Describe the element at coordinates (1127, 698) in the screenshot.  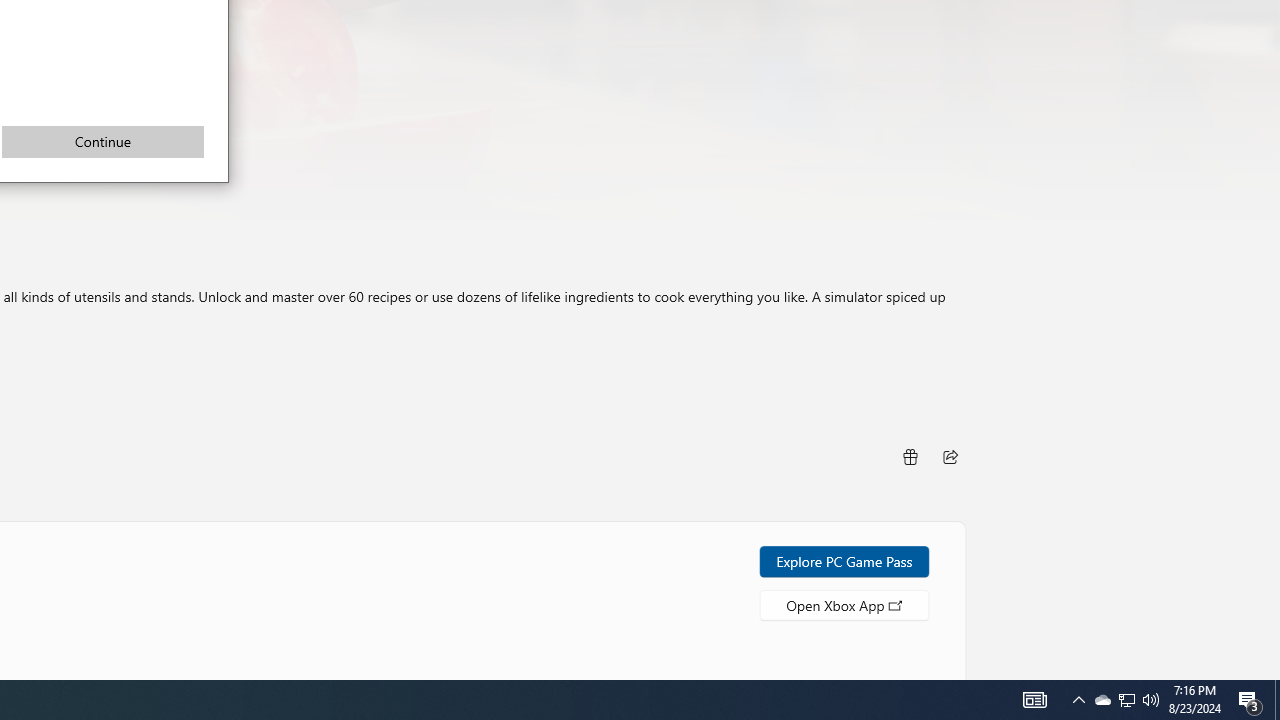
I see `'Notification Chevron'` at that location.